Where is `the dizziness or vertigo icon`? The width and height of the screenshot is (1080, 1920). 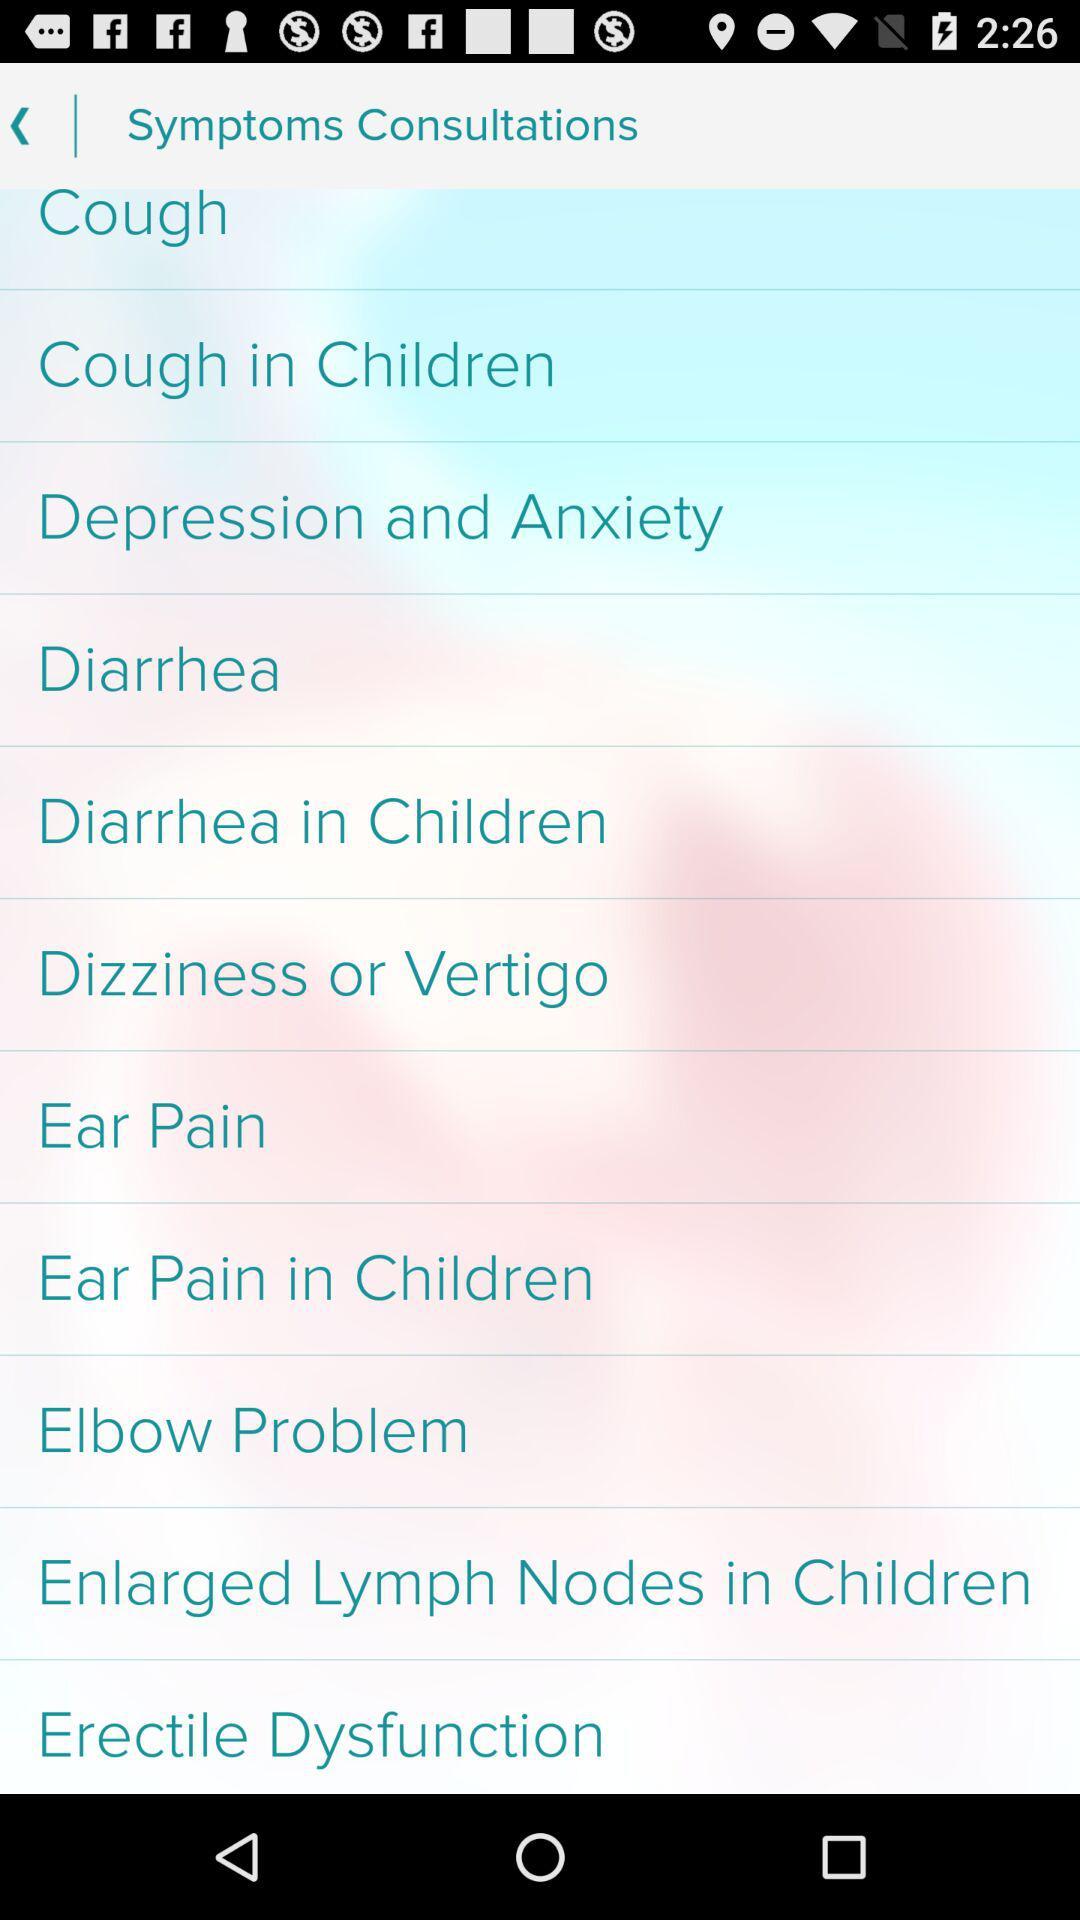 the dizziness or vertigo icon is located at coordinates (540, 974).